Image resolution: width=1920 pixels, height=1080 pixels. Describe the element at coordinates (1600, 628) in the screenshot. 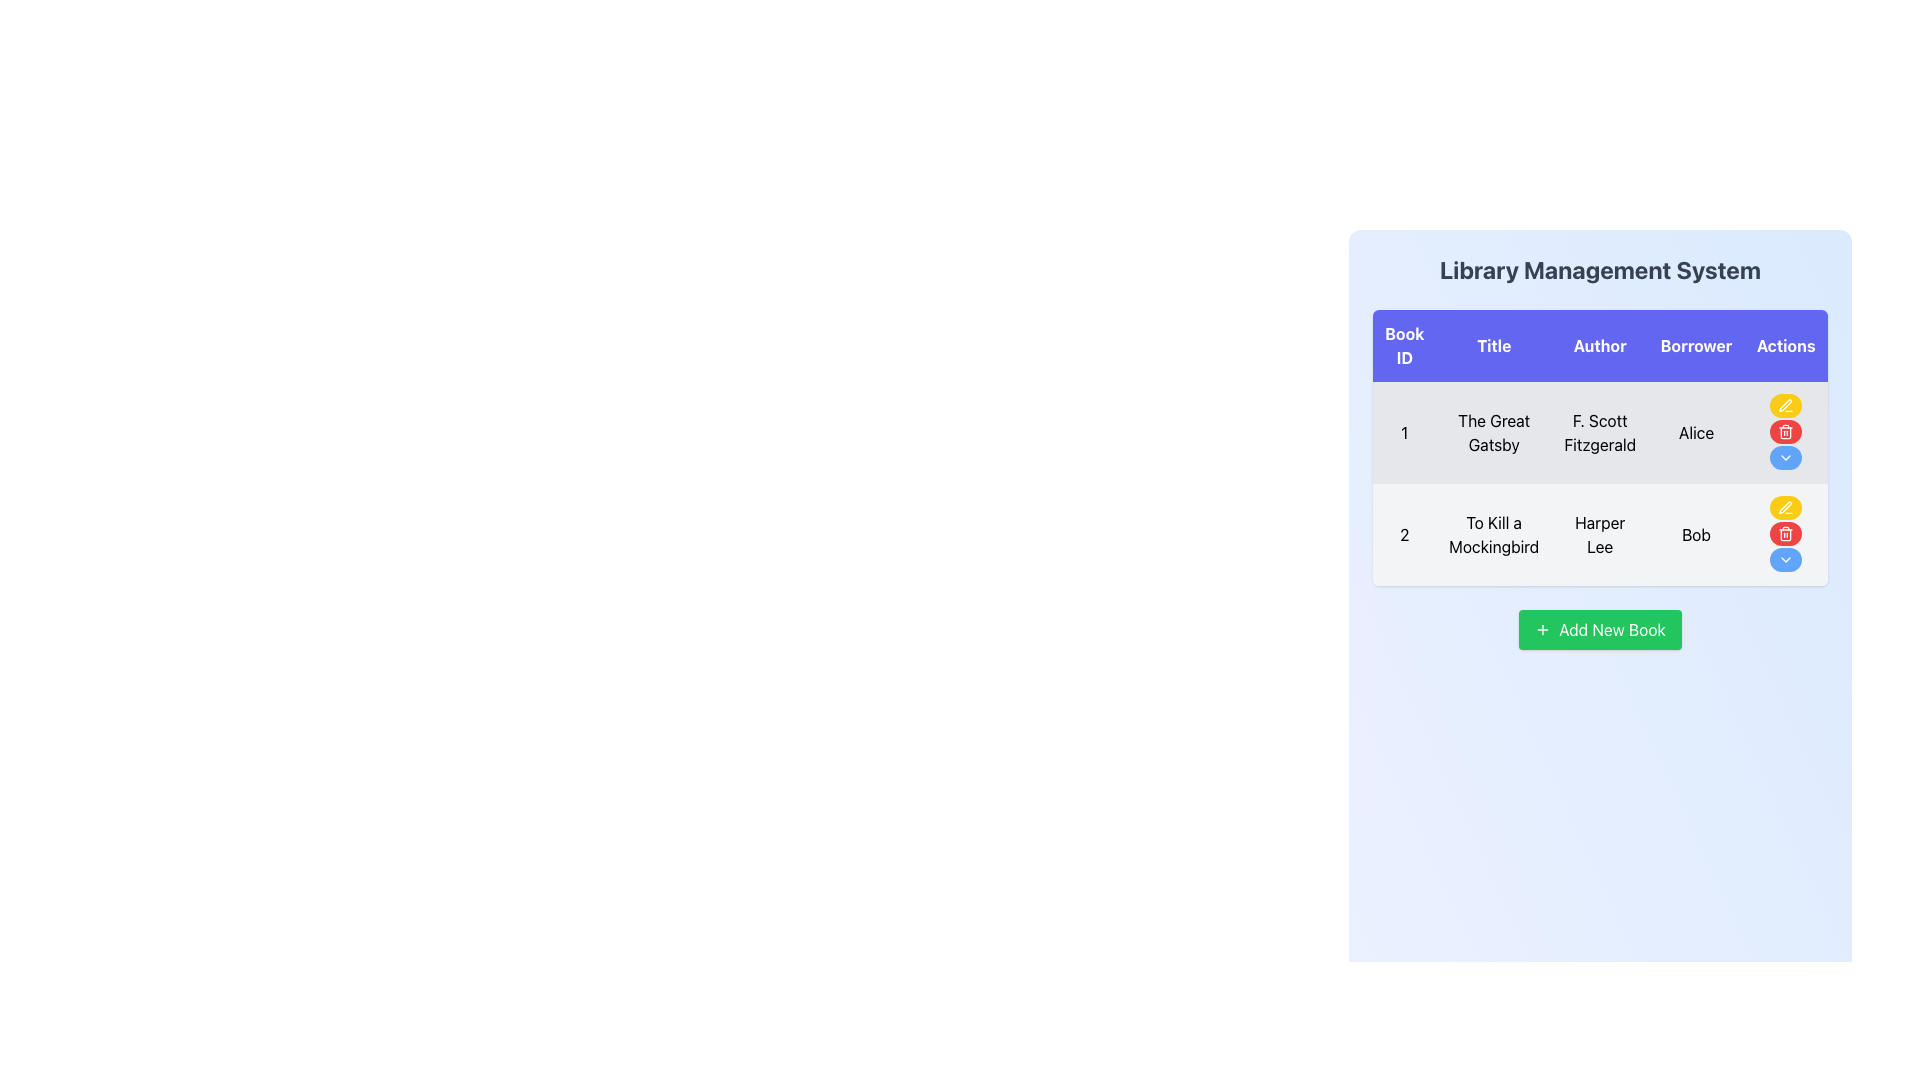

I see `the 'Add New Book' button with a green background and white text located below the book information table` at that location.